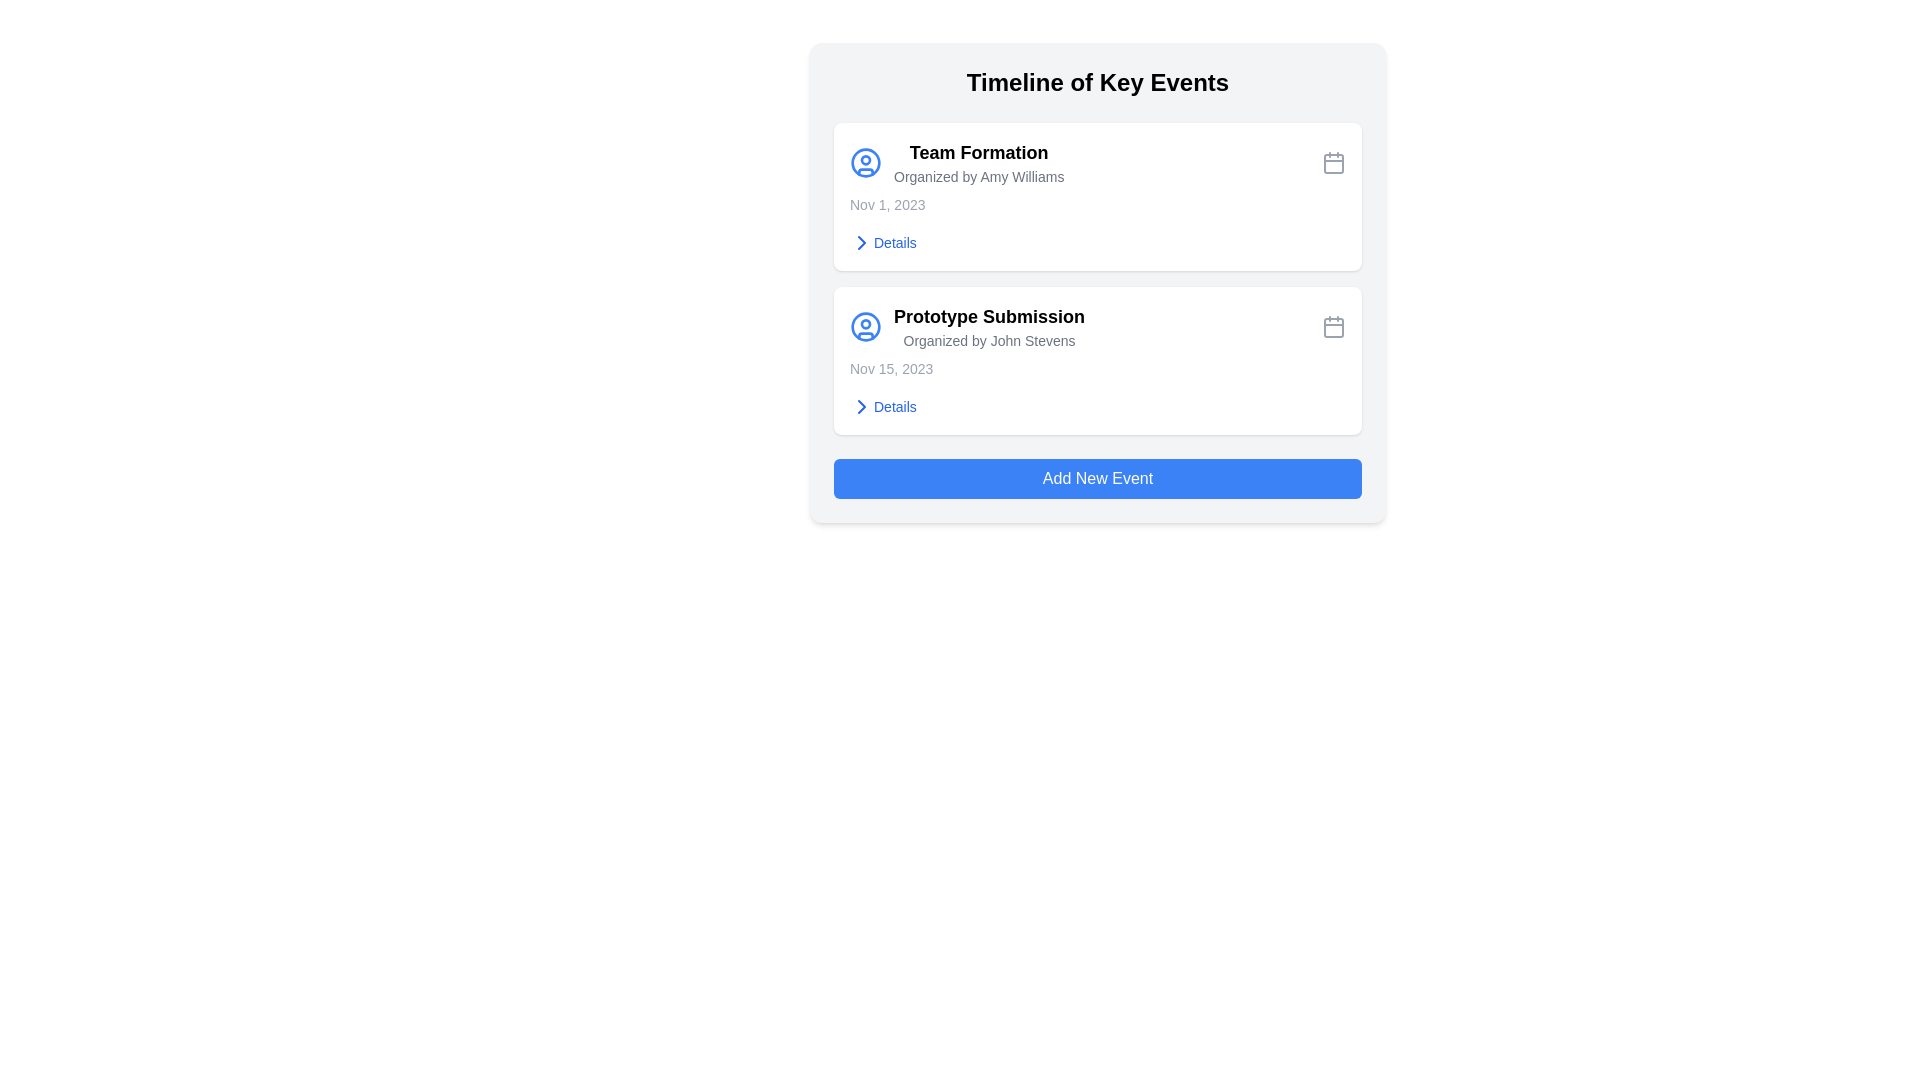  Describe the element at coordinates (865, 326) in the screenshot. I see `the blue circular outline icon located in the top-left corner of the 'Team Formation' card in the 'Timeline of Key Events' panel` at that location.